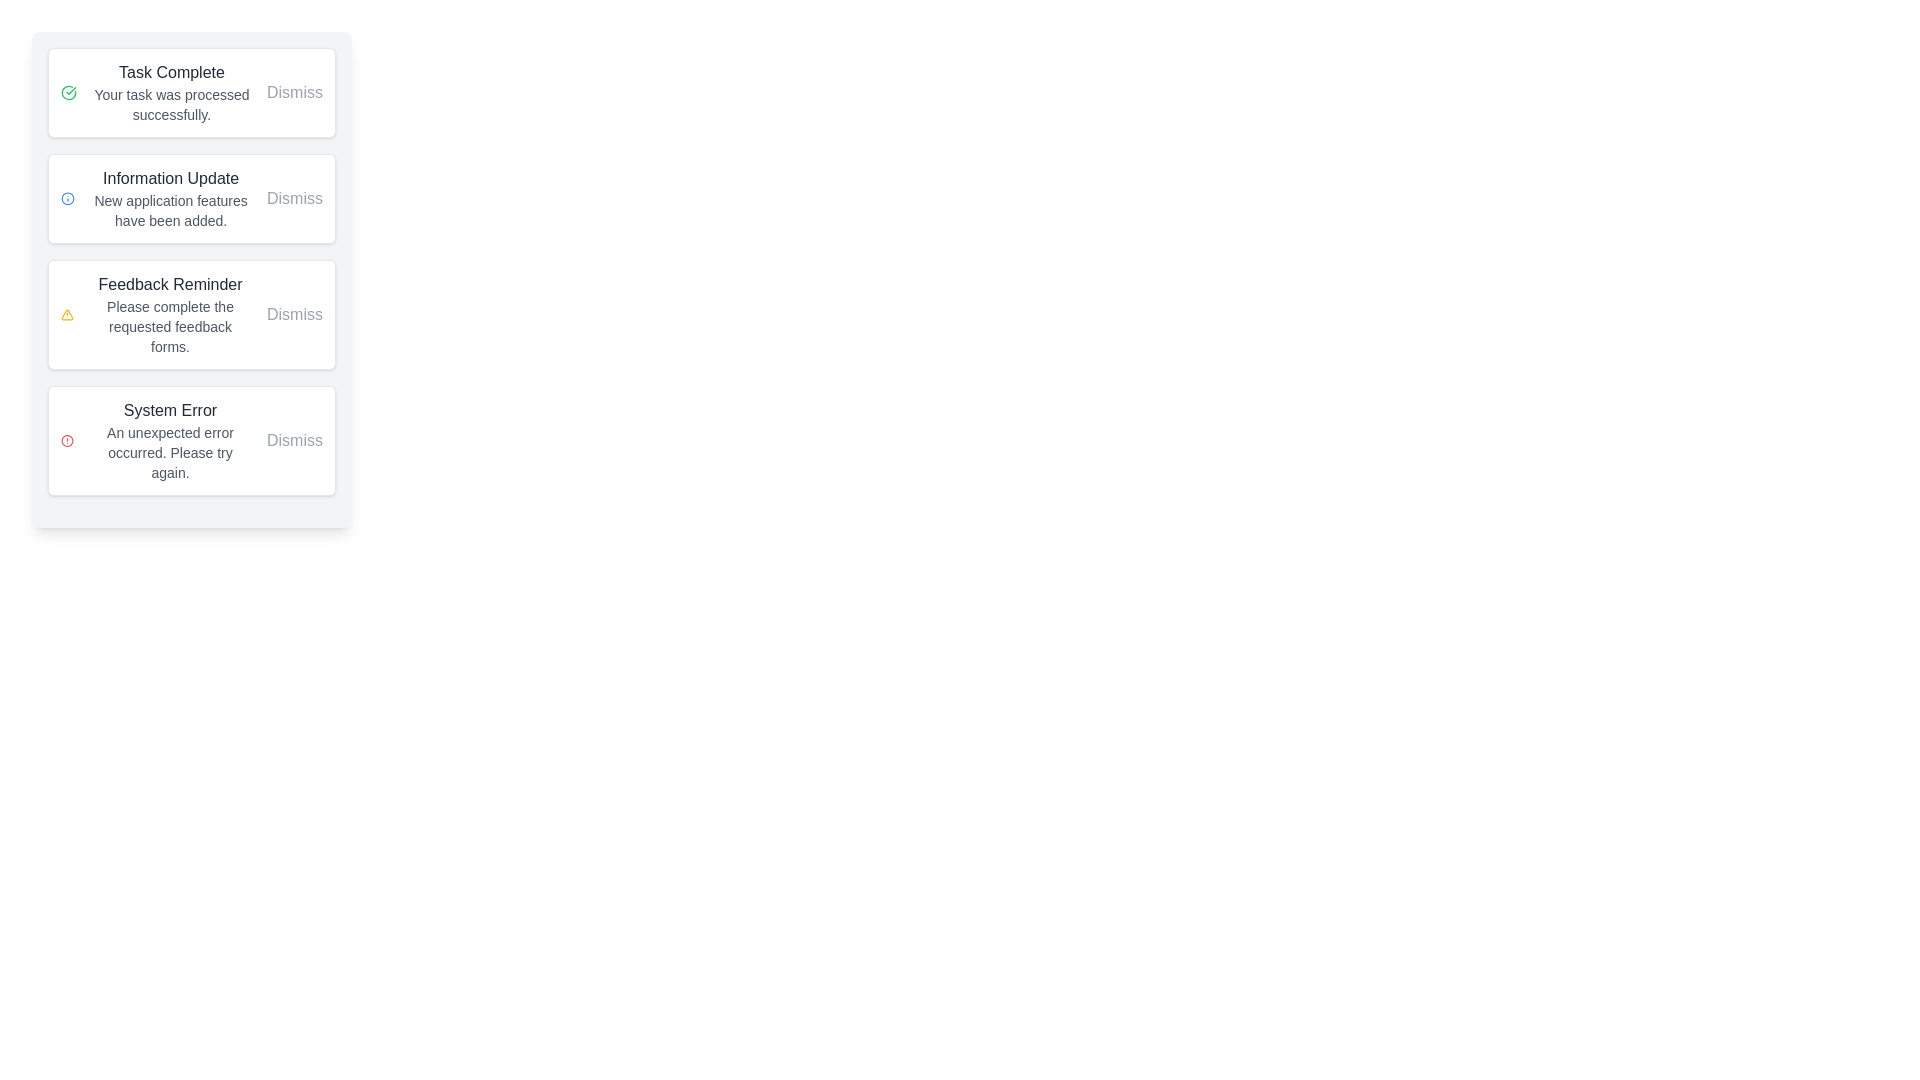  I want to click on message in the Notification card titled 'Information Update', which describes new application features, so click(192, 199).